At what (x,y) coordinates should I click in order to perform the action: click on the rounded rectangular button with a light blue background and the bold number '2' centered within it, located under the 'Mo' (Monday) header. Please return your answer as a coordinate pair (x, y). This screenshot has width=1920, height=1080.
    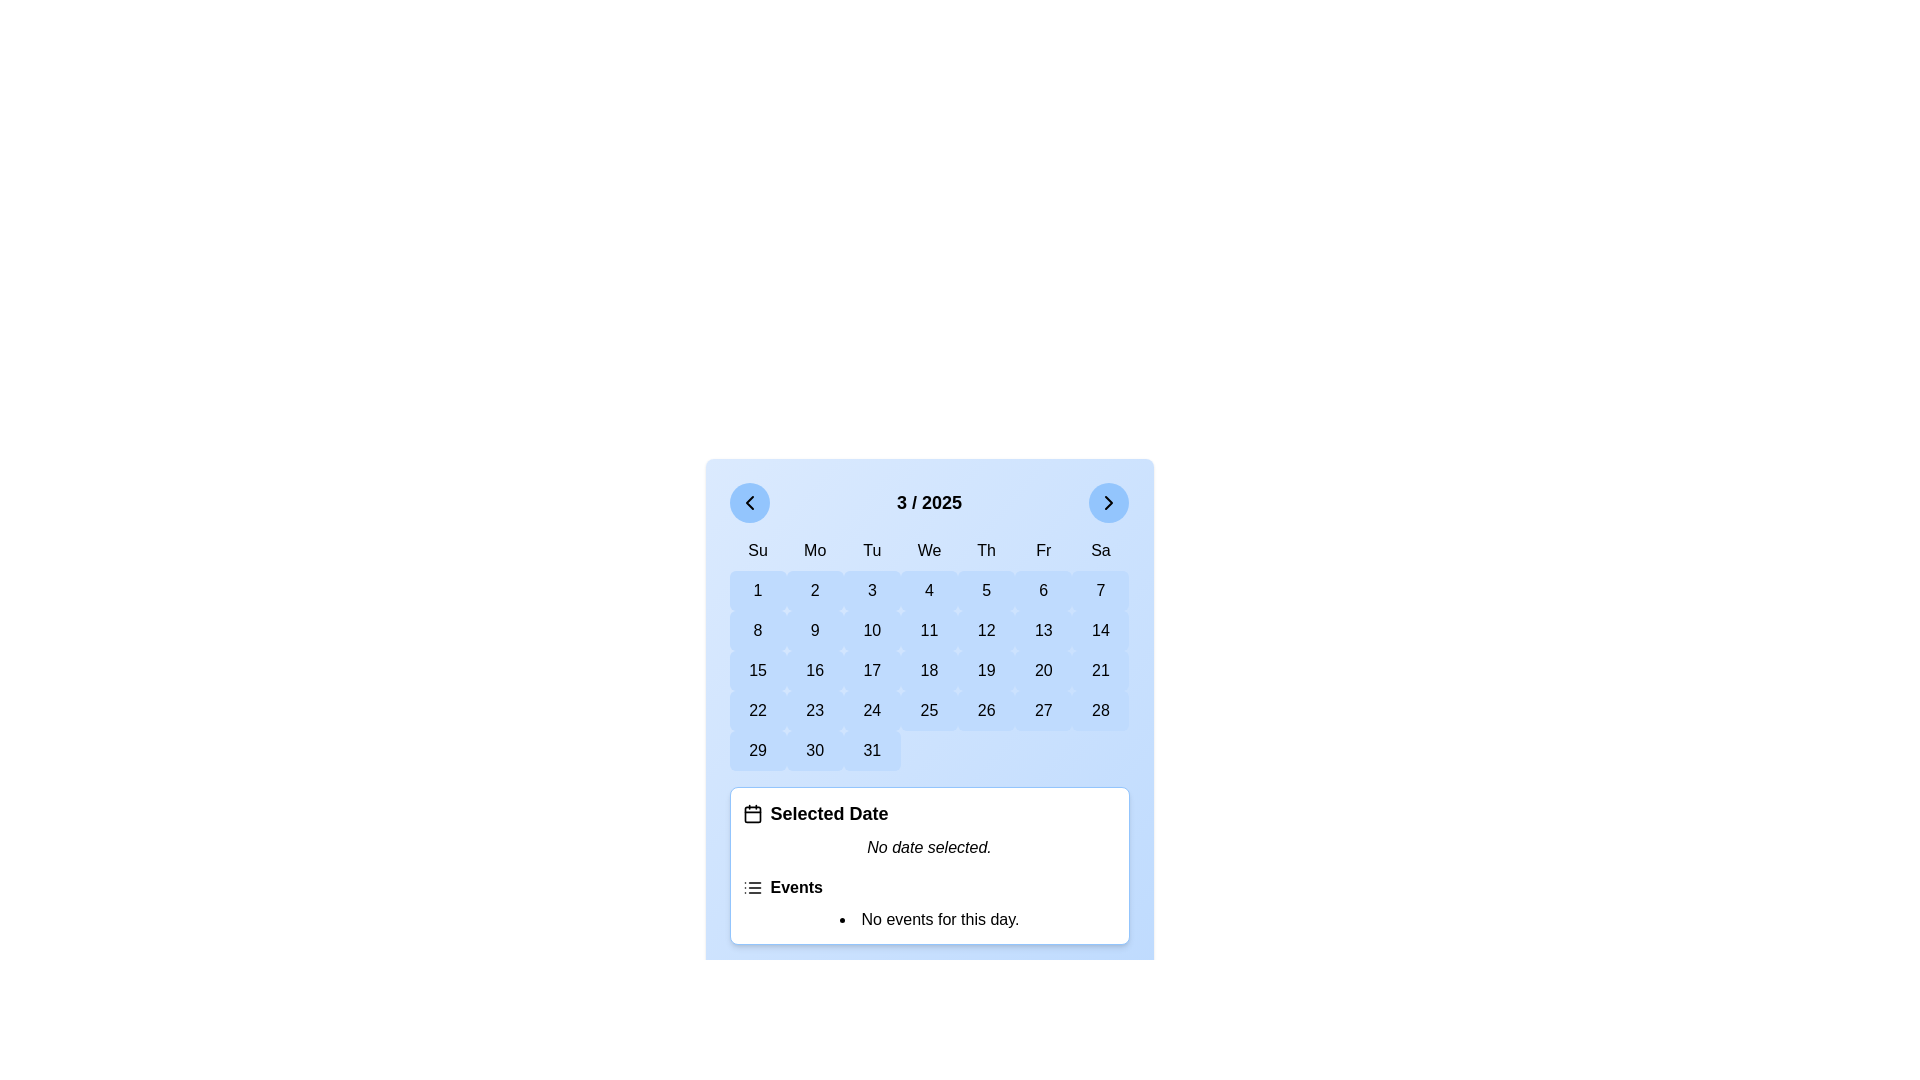
    Looking at the image, I should click on (815, 589).